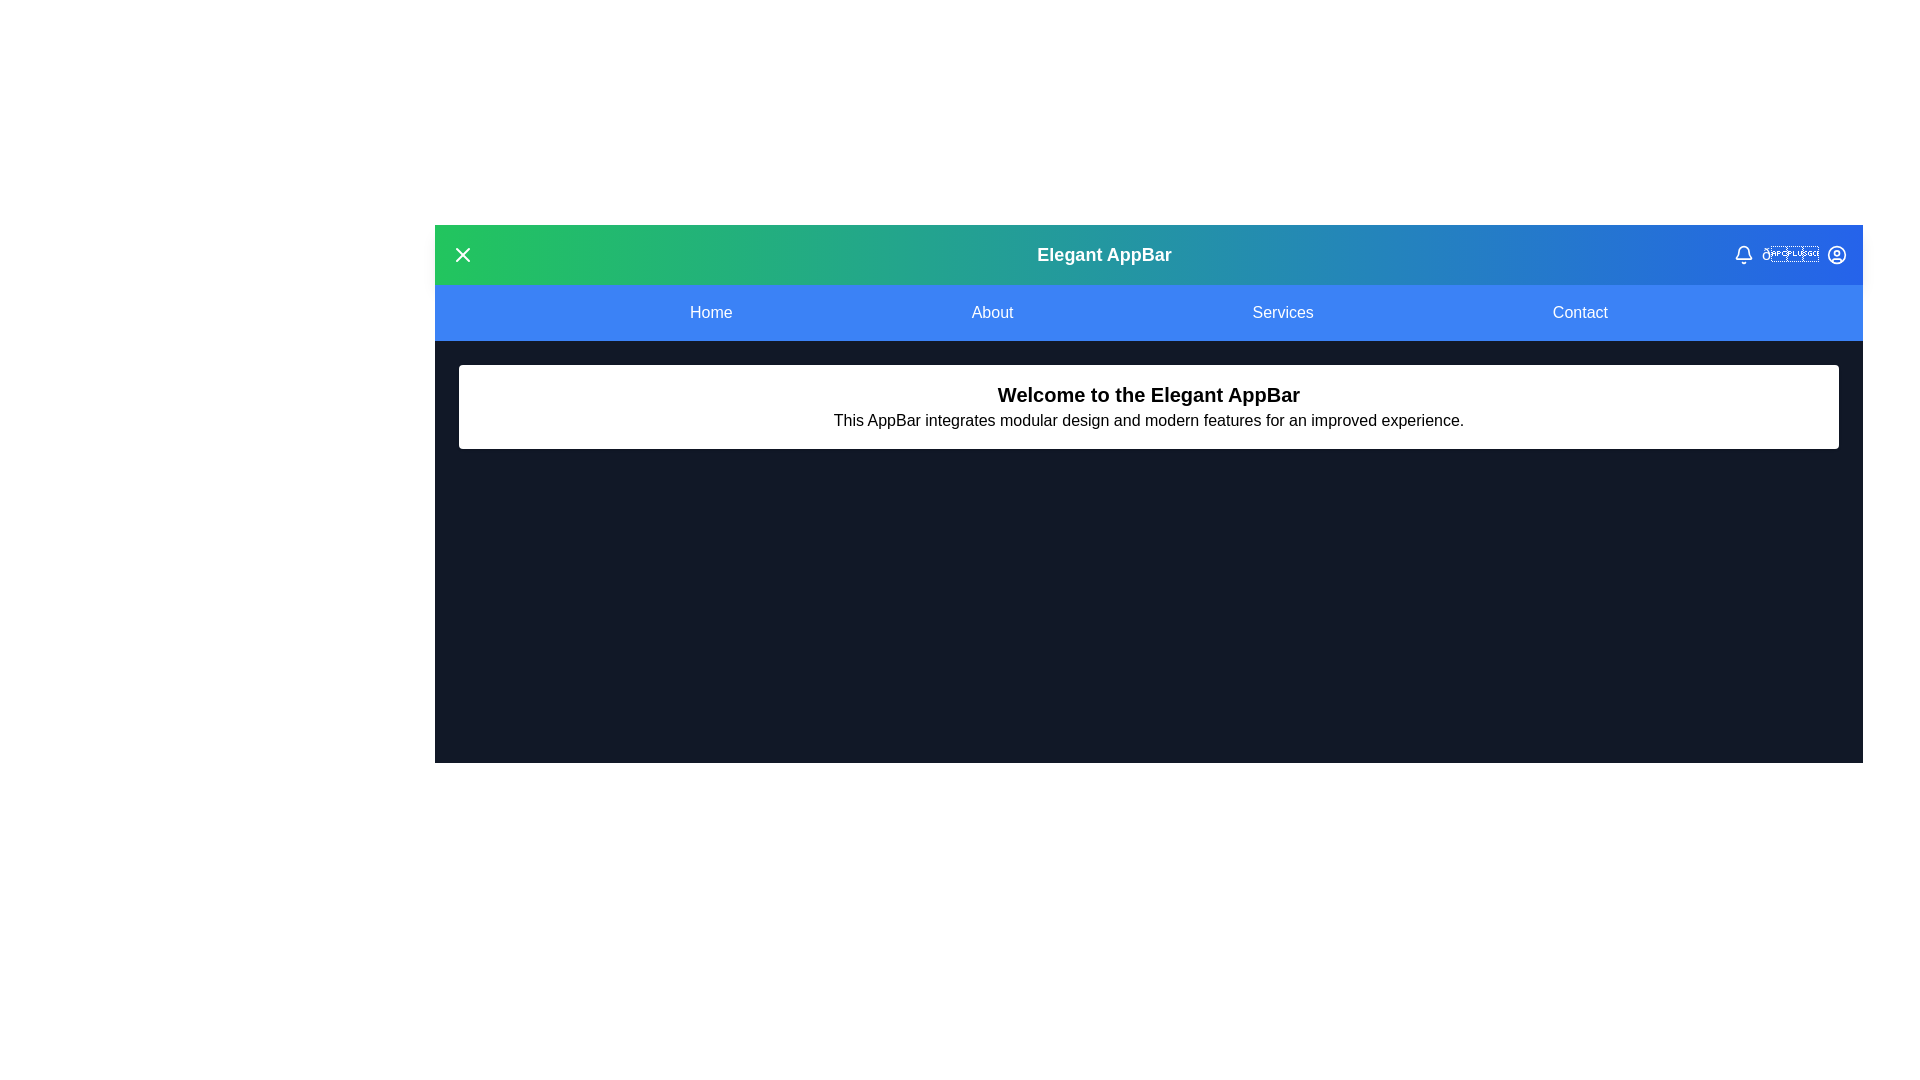 This screenshot has height=1080, width=1920. I want to click on the dark mode button to toggle dark mode, so click(1790, 253).